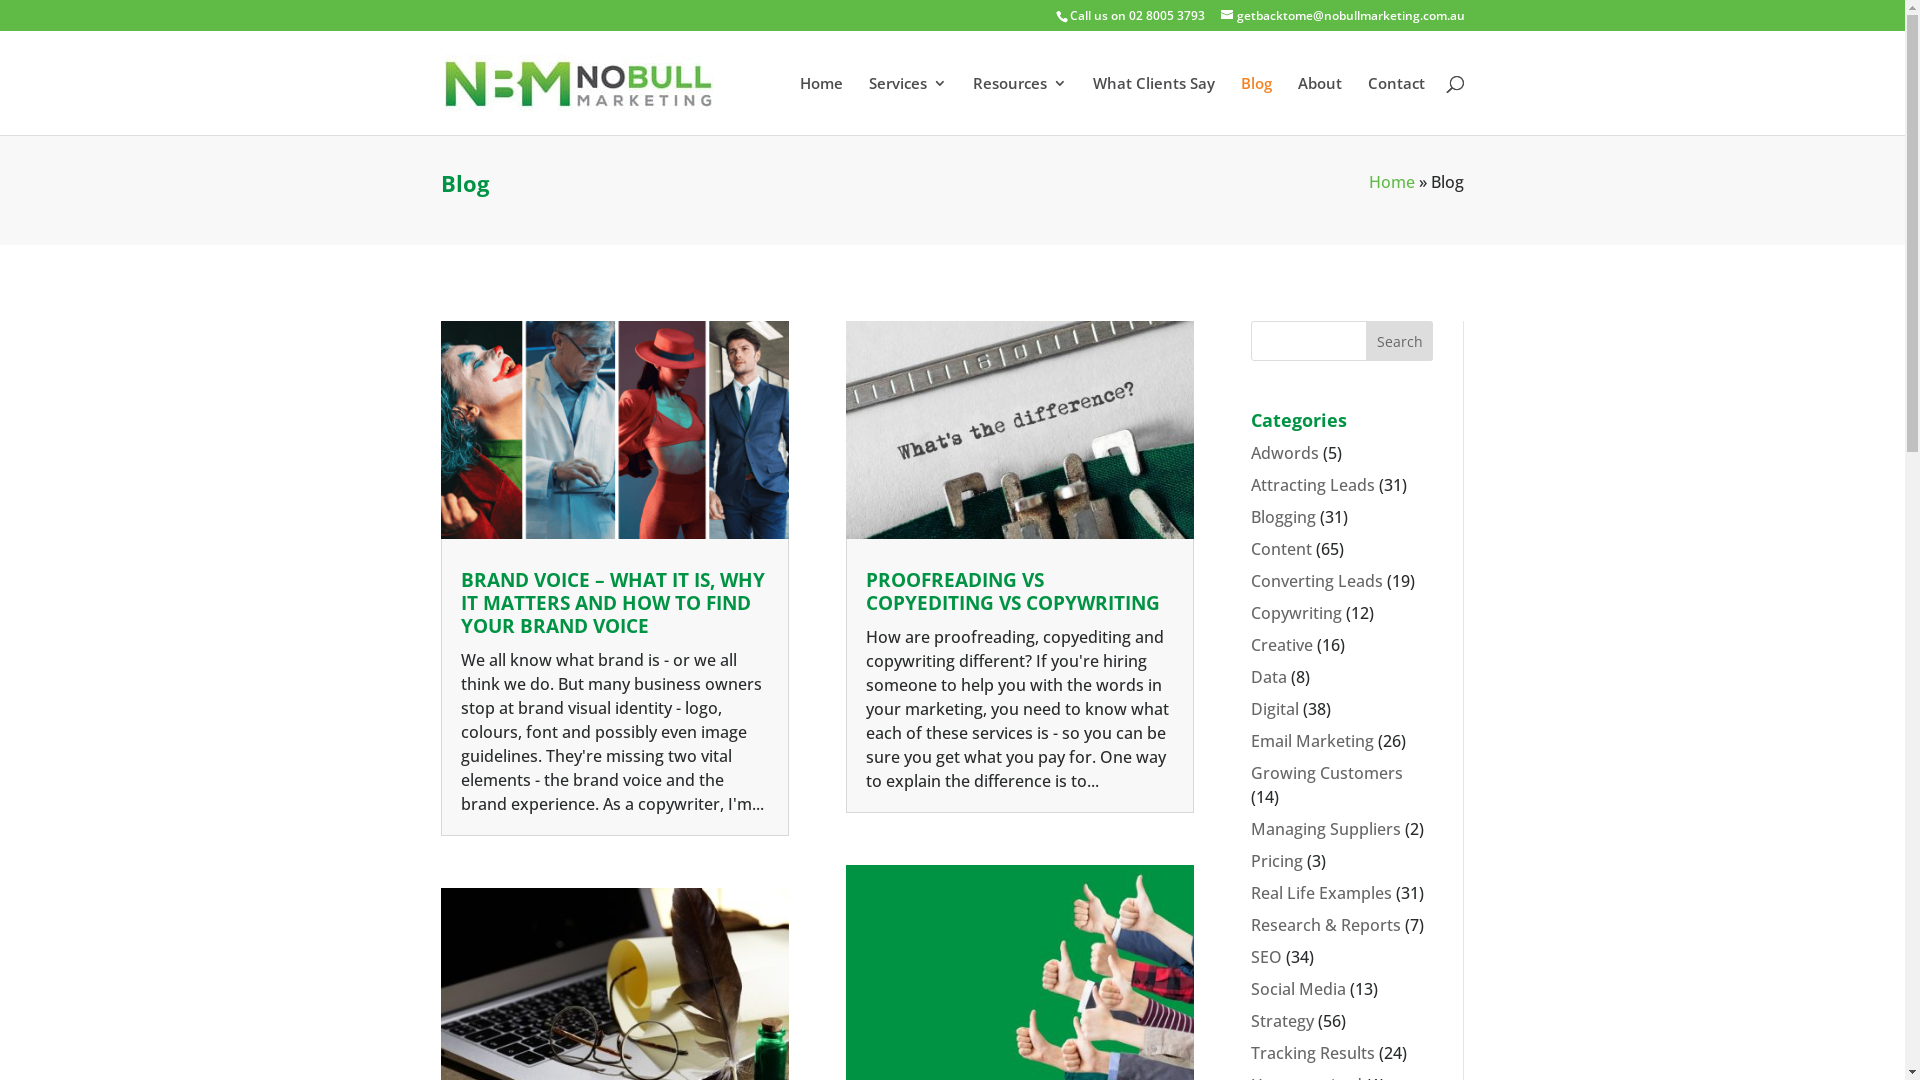 Image resolution: width=1920 pixels, height=1080 pixels. Describe the element at coordinates (1274, 708) in the screenshot. I see `'Digital'` at that location.